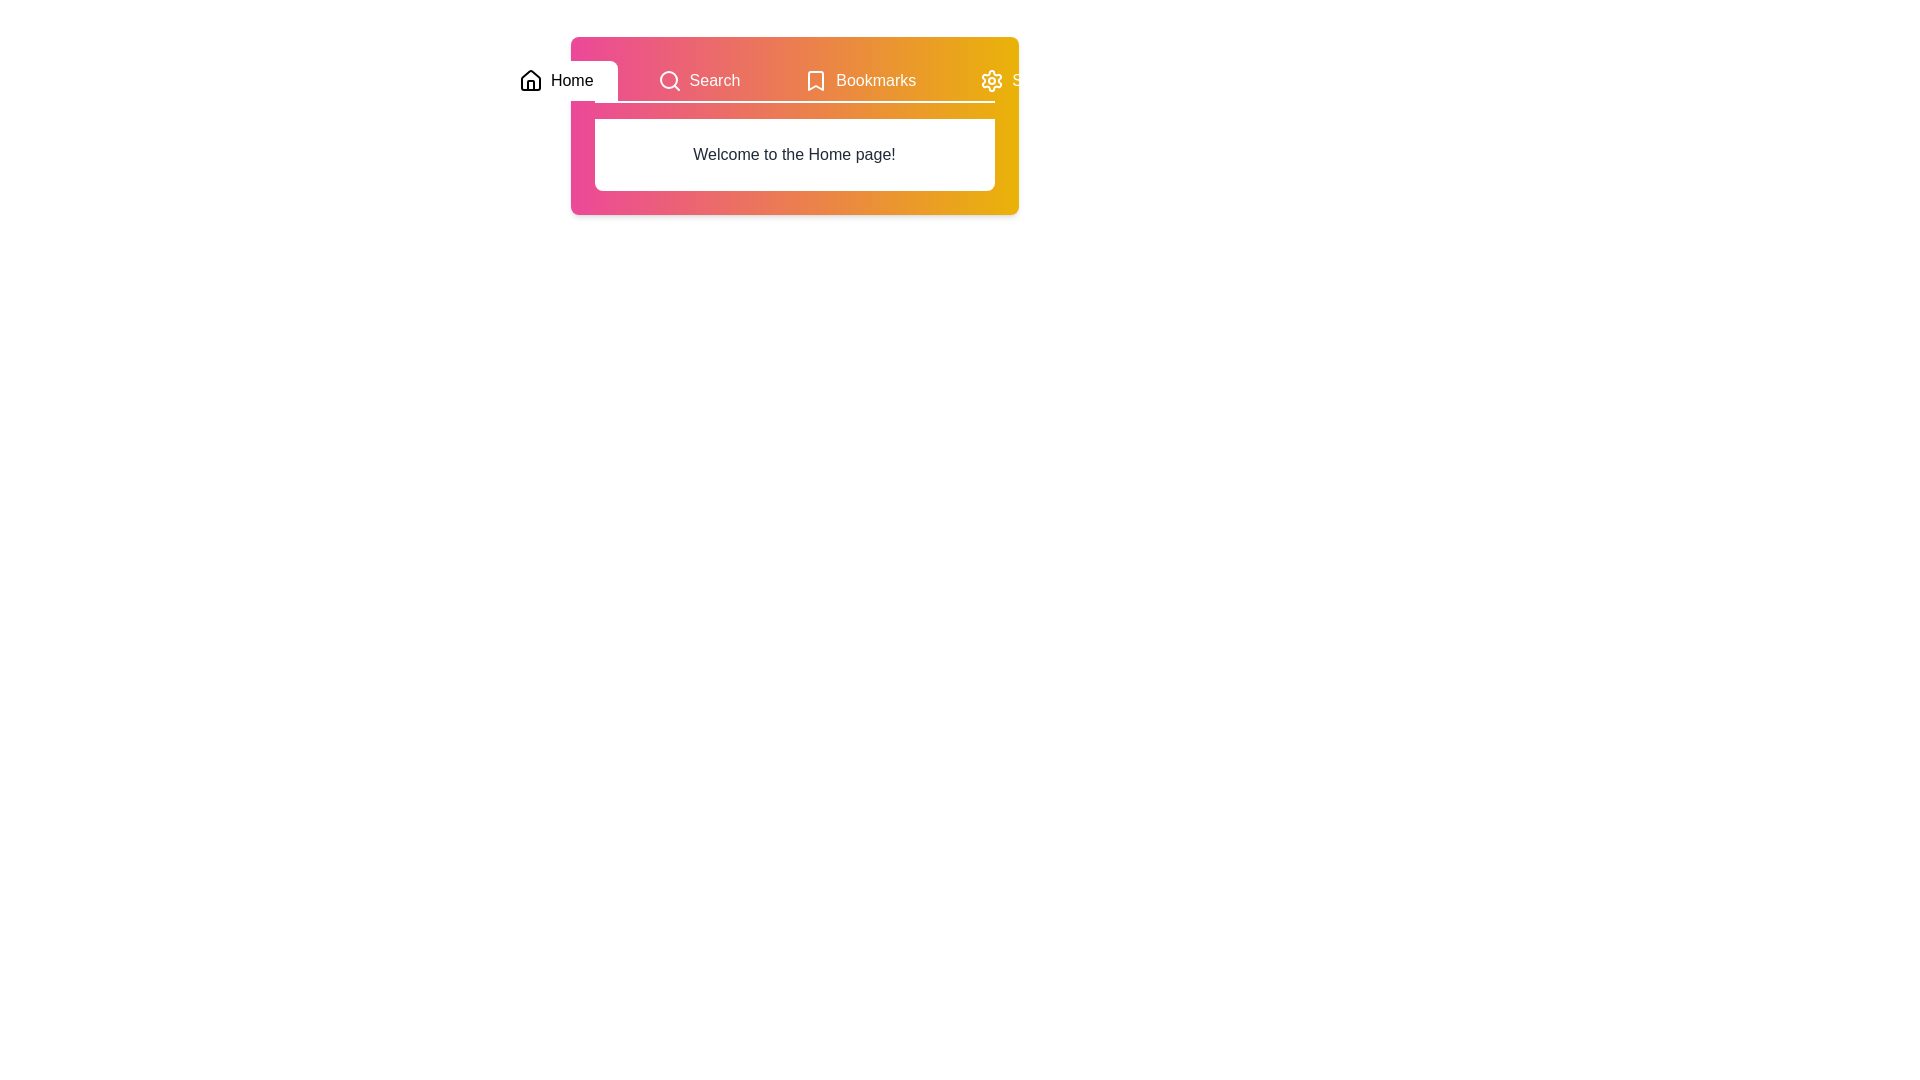 The width and height of the screenshot is (1920, 1080). I want to click on the tab labeled Settings to preview its highlight effect, so click(1025, 80).